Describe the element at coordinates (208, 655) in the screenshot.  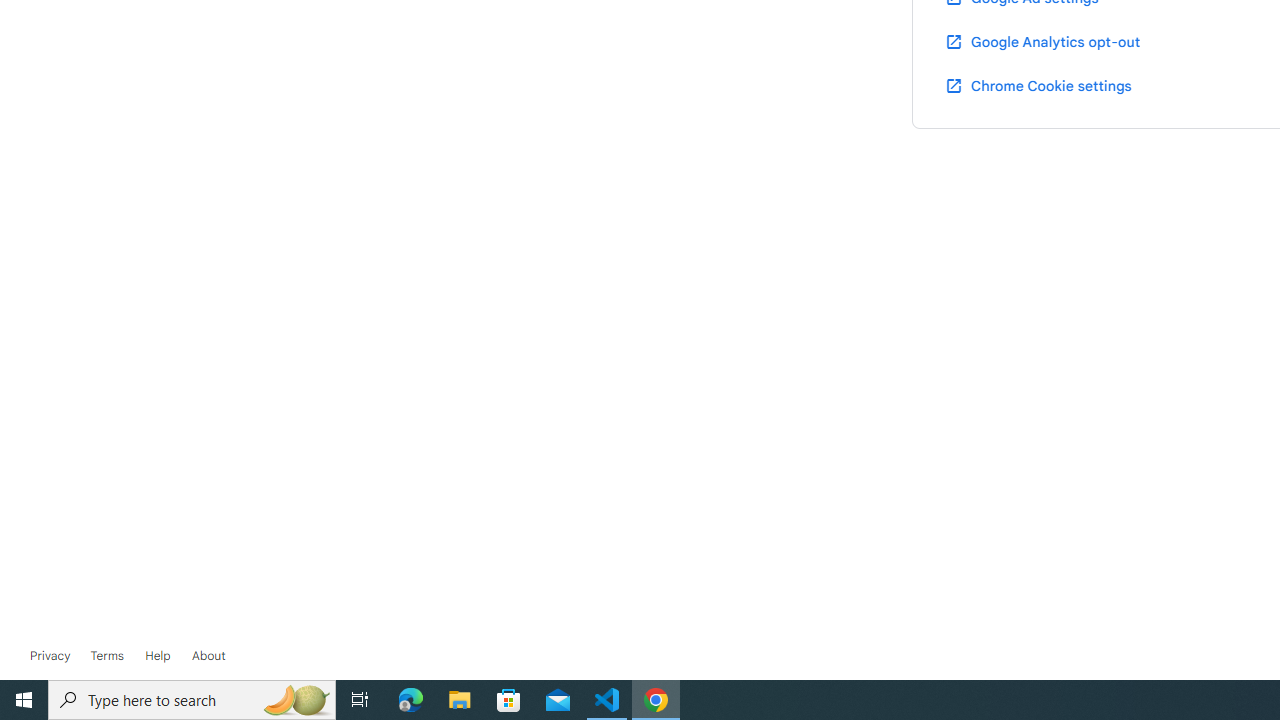
I see `'Learn more about Google Account'` at that location.